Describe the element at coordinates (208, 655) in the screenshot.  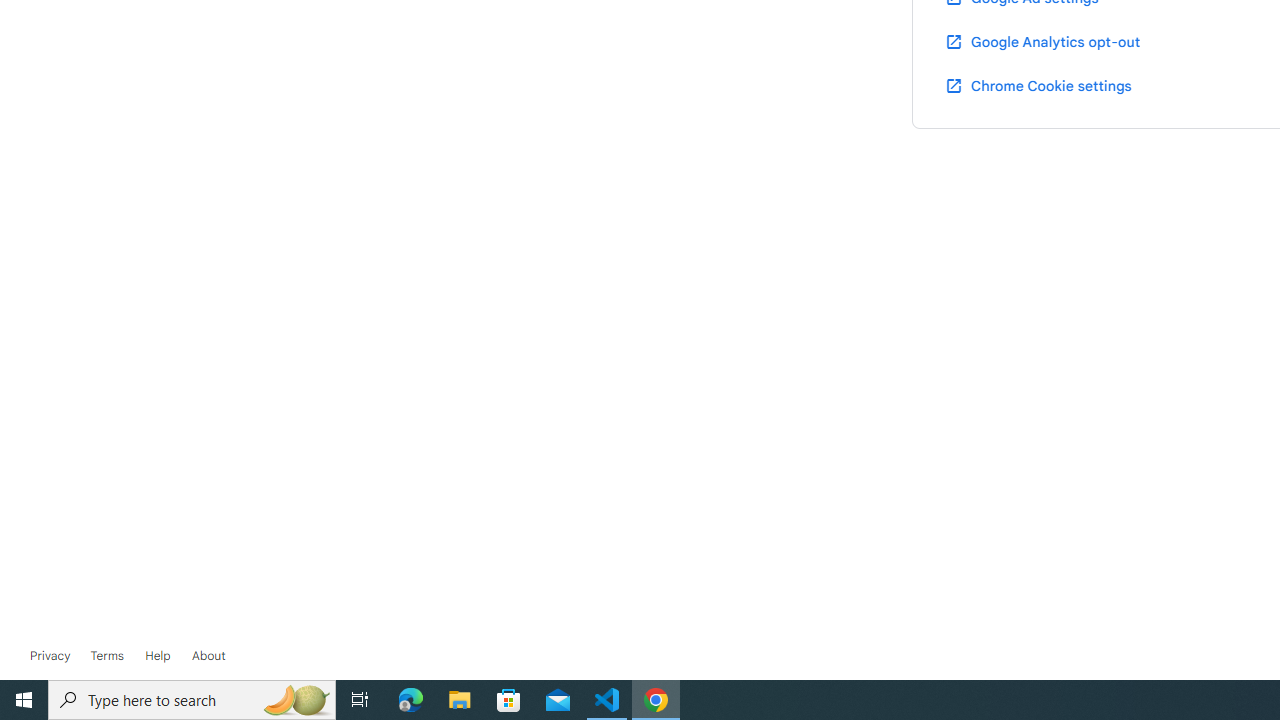
I see `'Learn more about Google Account'` at that location.